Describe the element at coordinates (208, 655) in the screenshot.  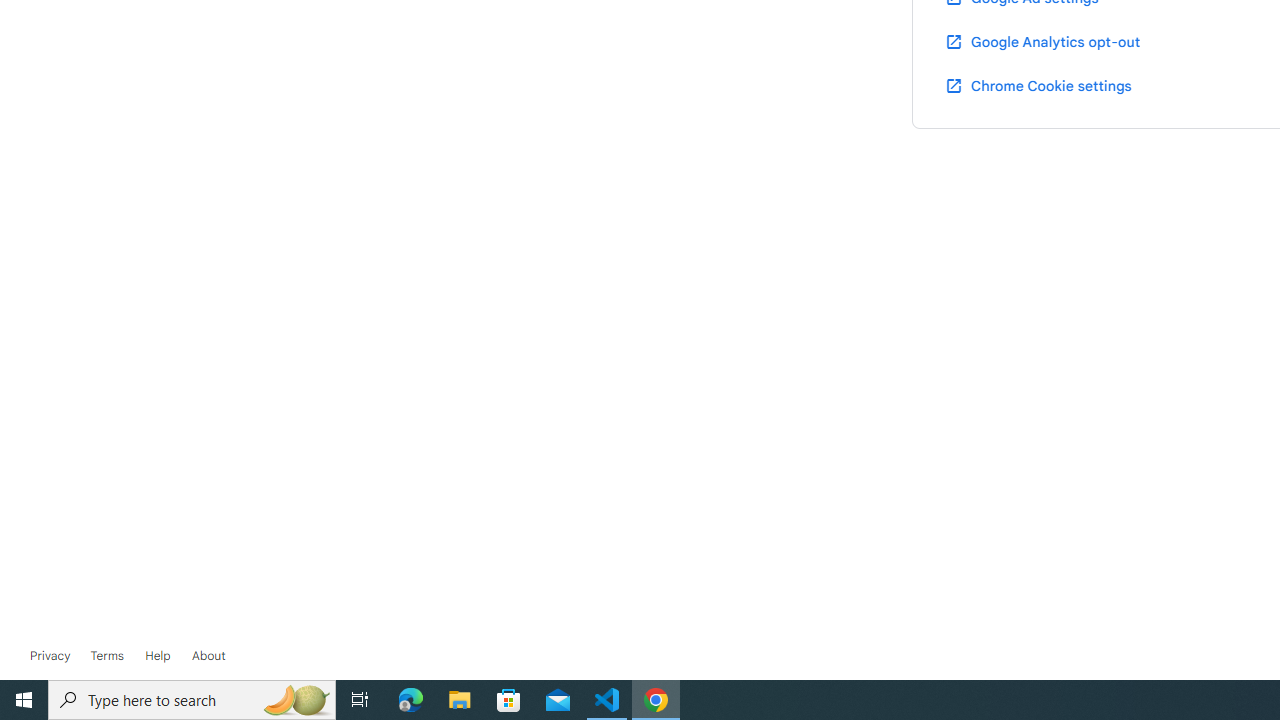
I see `'Learn more about Google Account'` at that location.